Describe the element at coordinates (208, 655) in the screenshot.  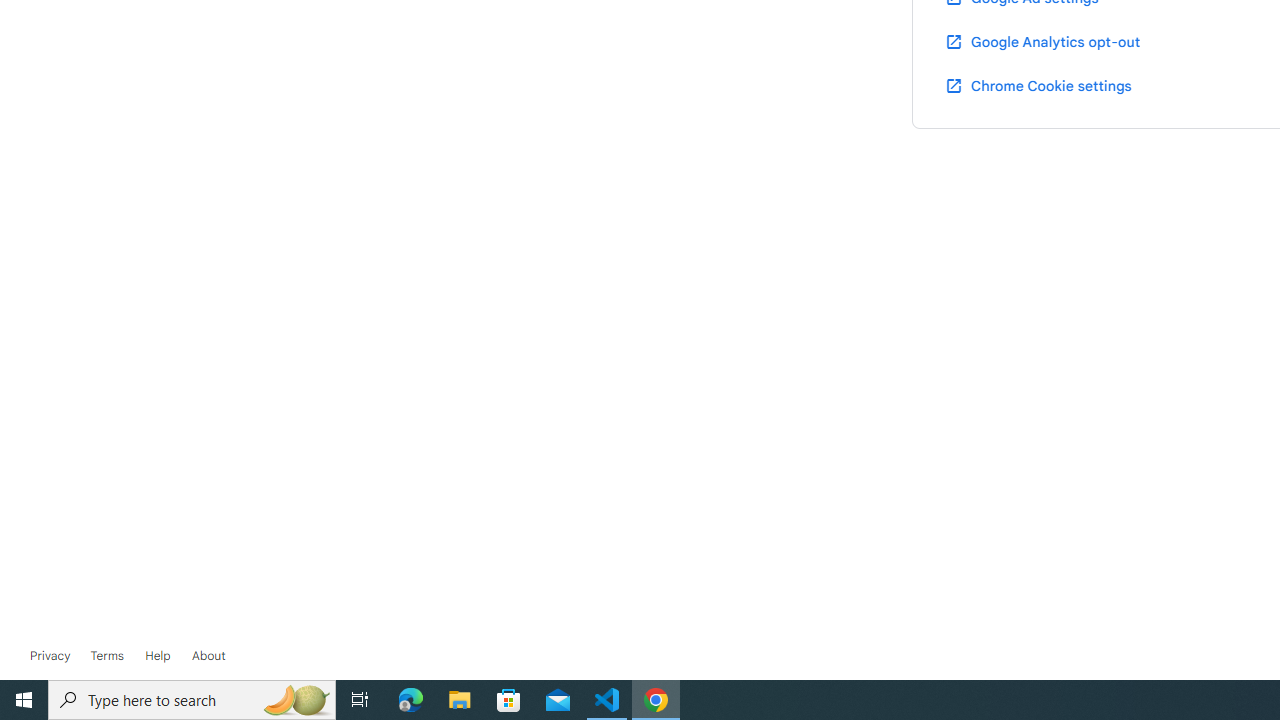
I see `'Learn more about Google Account'` at that location.